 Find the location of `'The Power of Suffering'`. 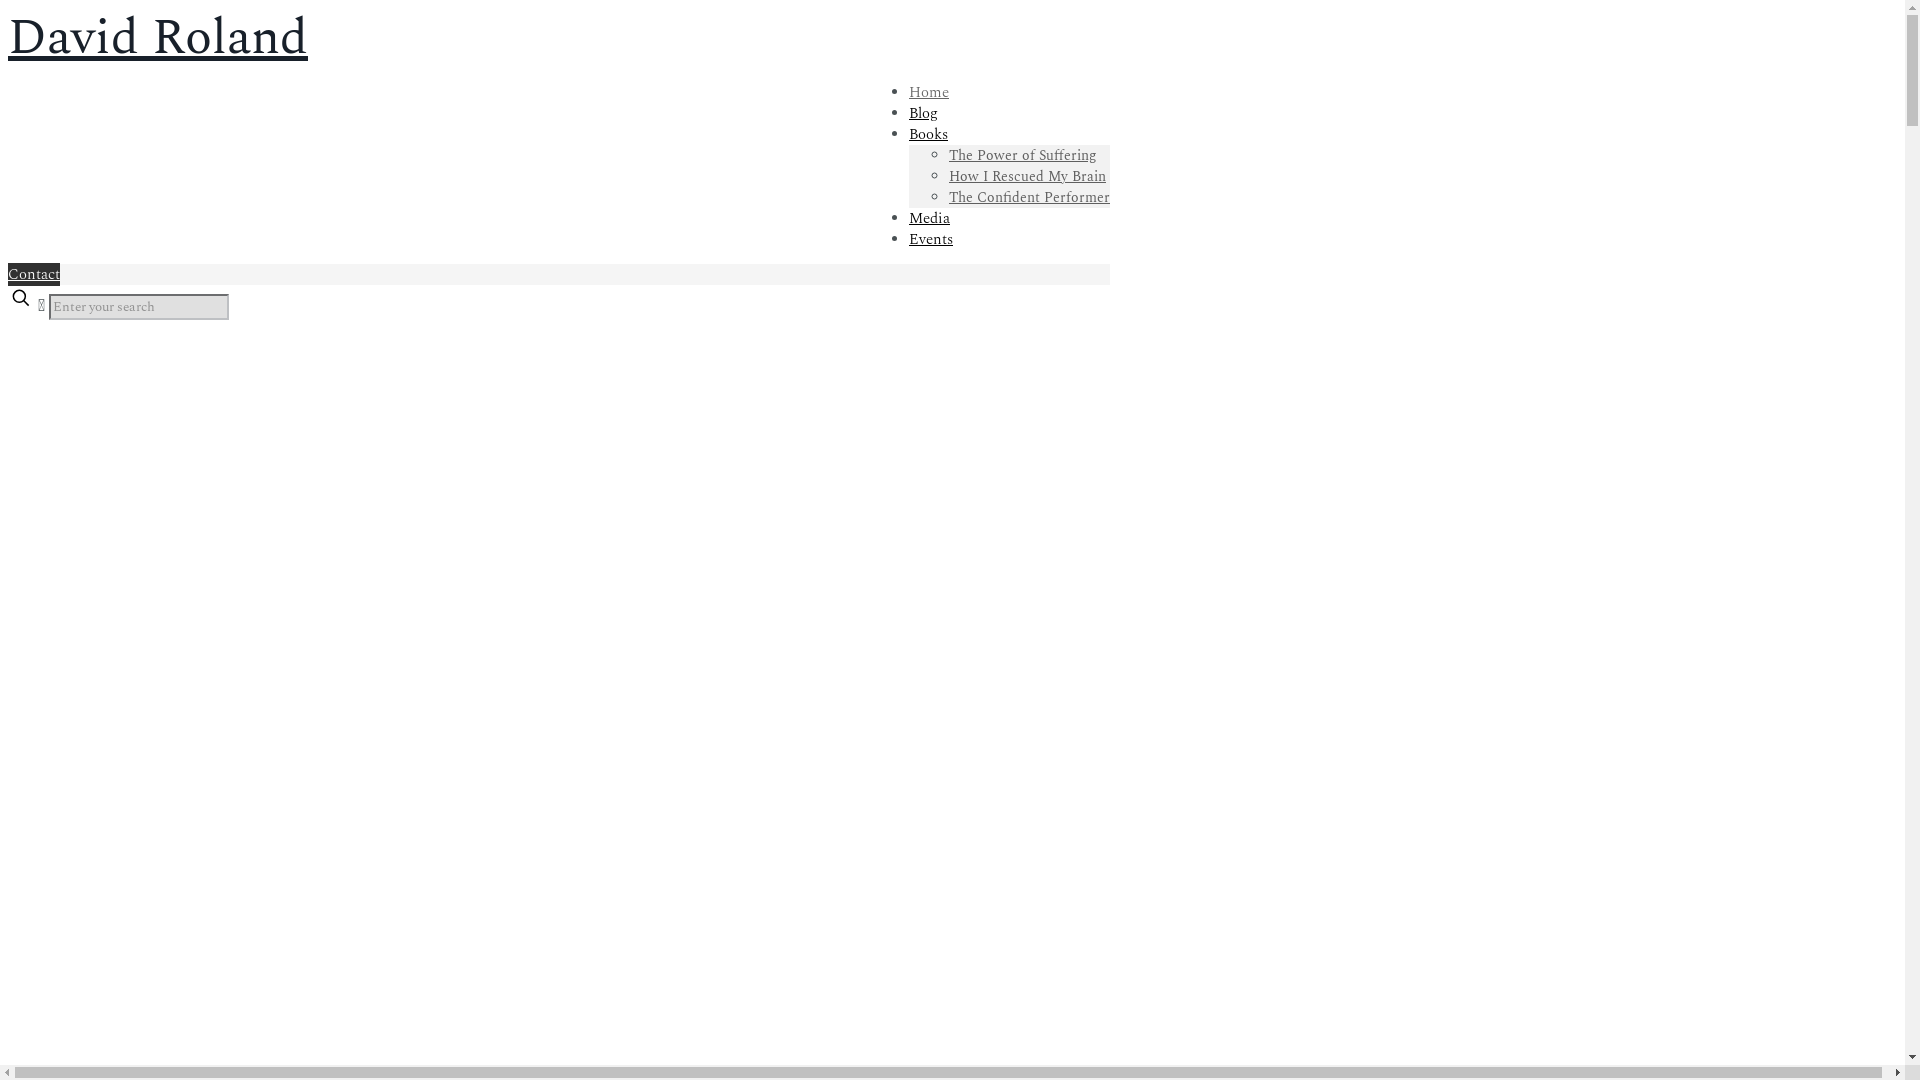

'The Power of Suffering' is located at coordinates (948, 154).